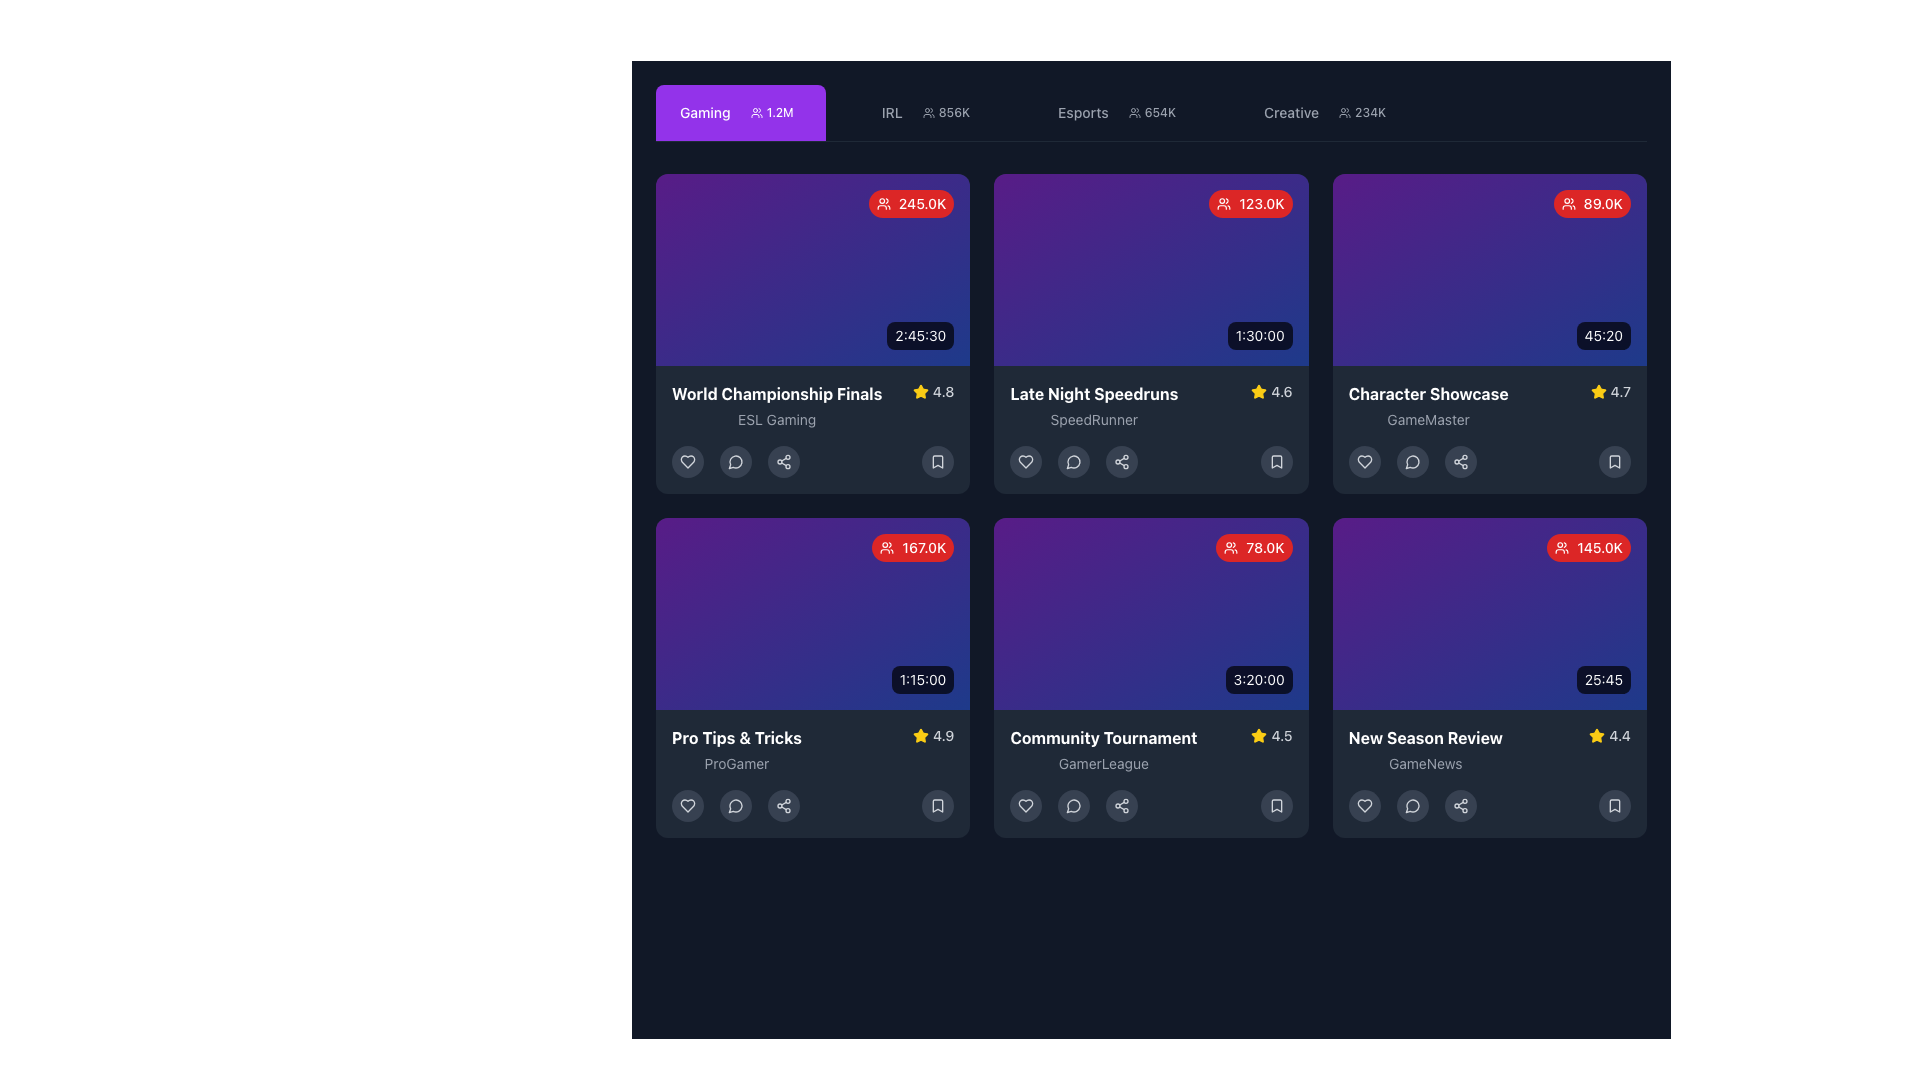  Describe the element at coordinates (1363, 805) in the screenshot. I see `the heart-shaped icon located at the bottom section of the rightmost card` at that location.